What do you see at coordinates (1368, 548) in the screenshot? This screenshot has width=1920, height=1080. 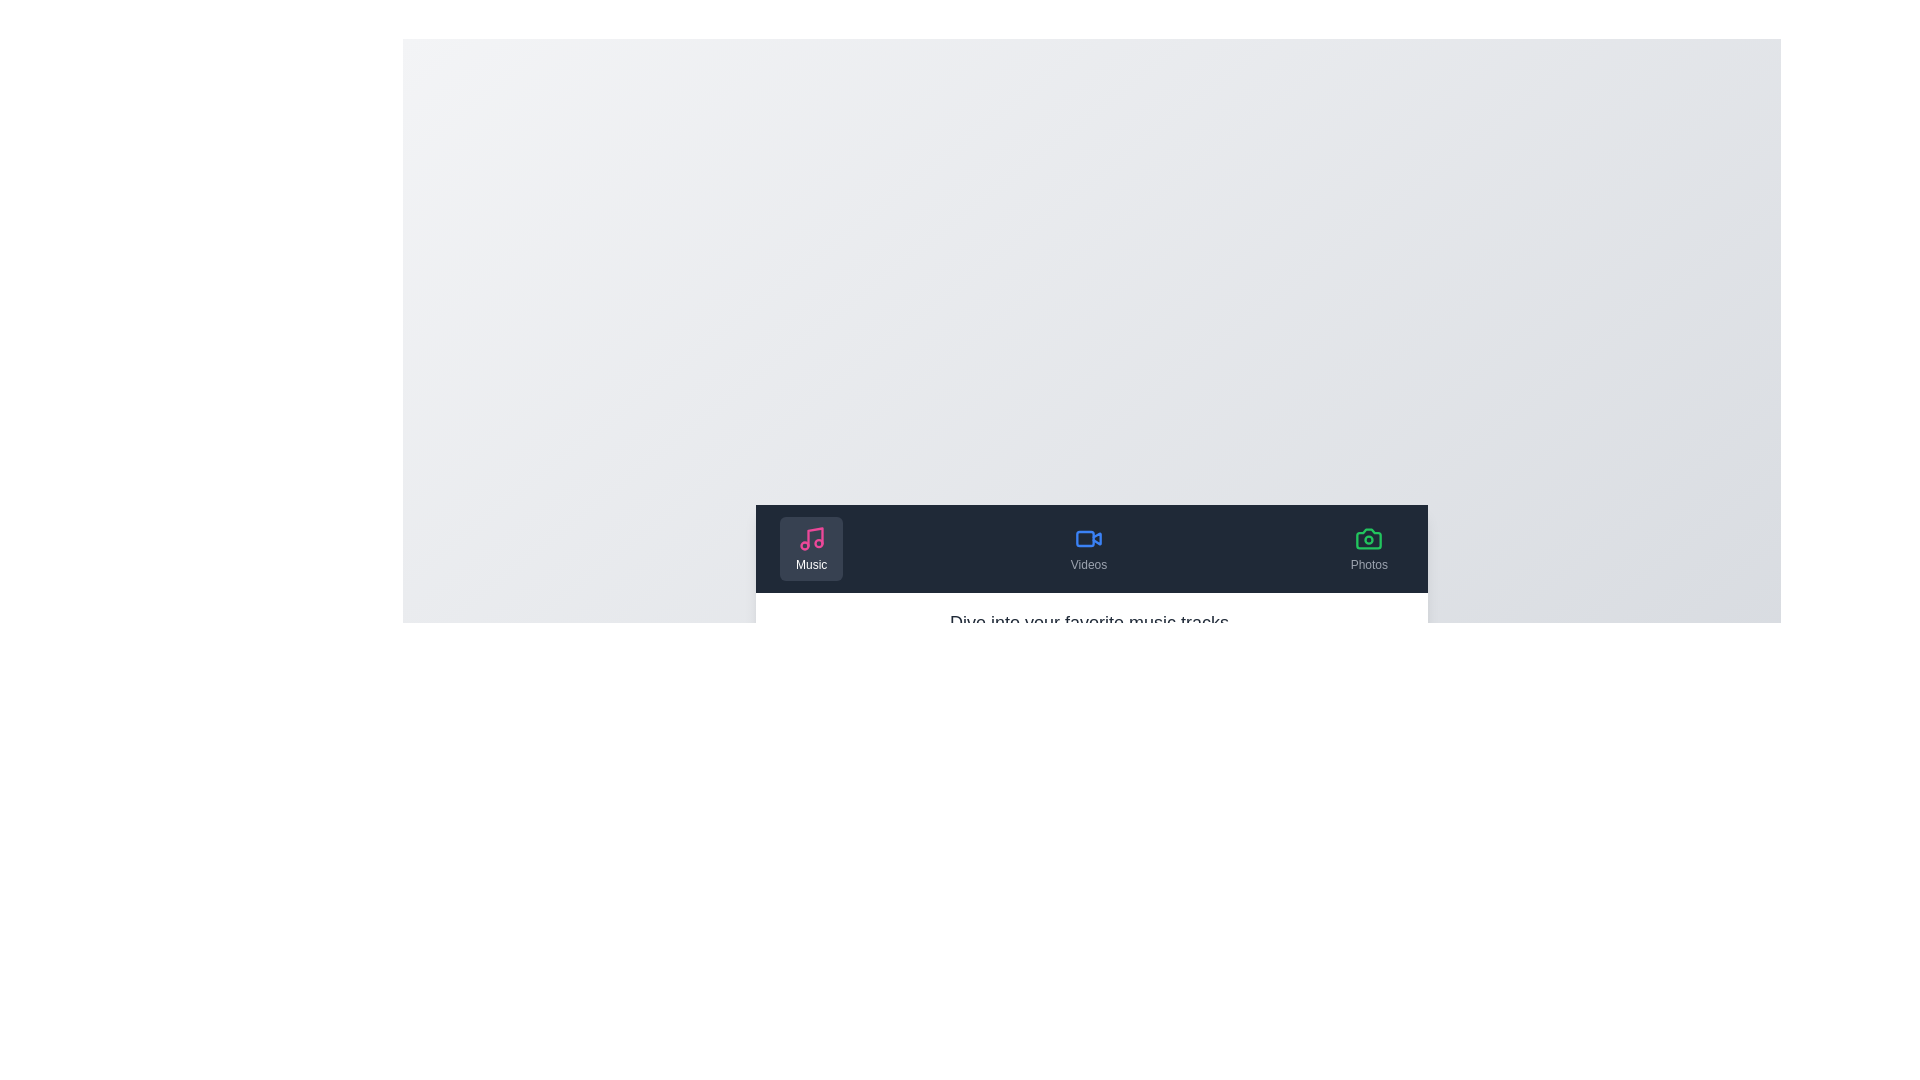 I see `the Photos tab to read its content` at bounding box center [1368, 548].